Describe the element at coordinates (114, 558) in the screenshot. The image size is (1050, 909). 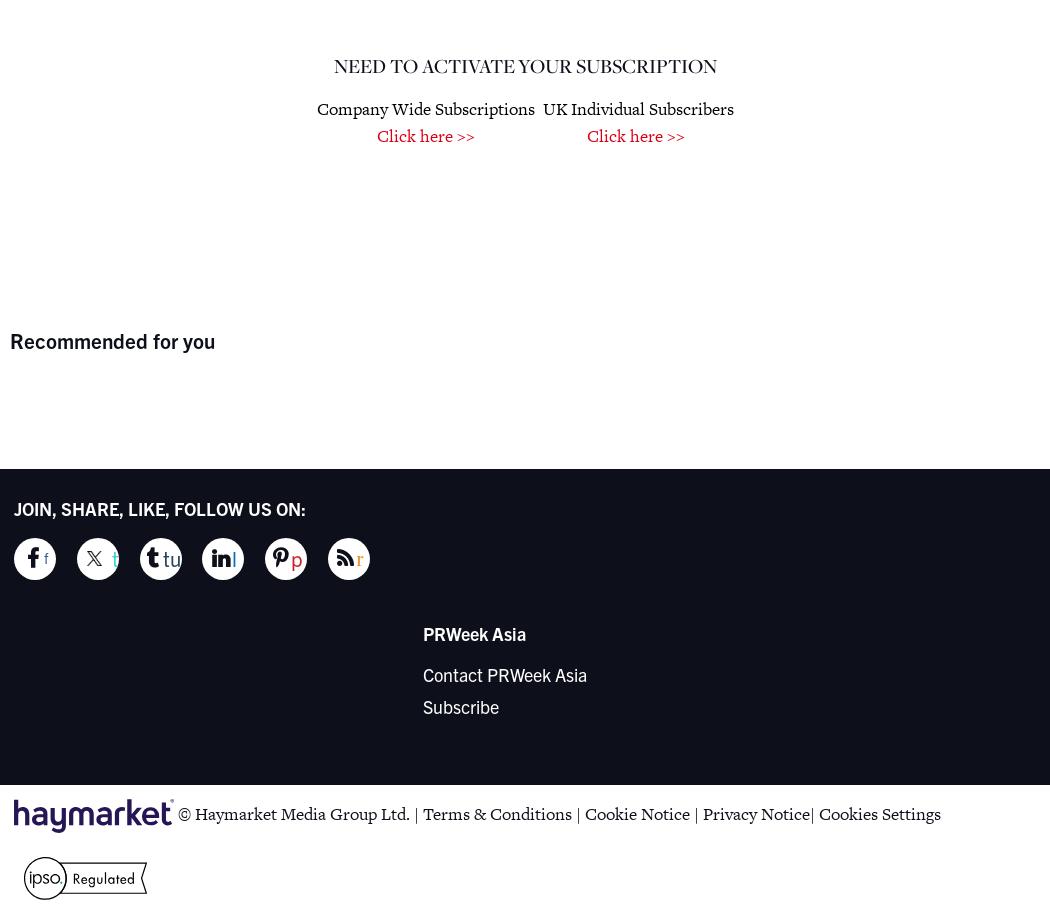
I see `'t'` at that location.